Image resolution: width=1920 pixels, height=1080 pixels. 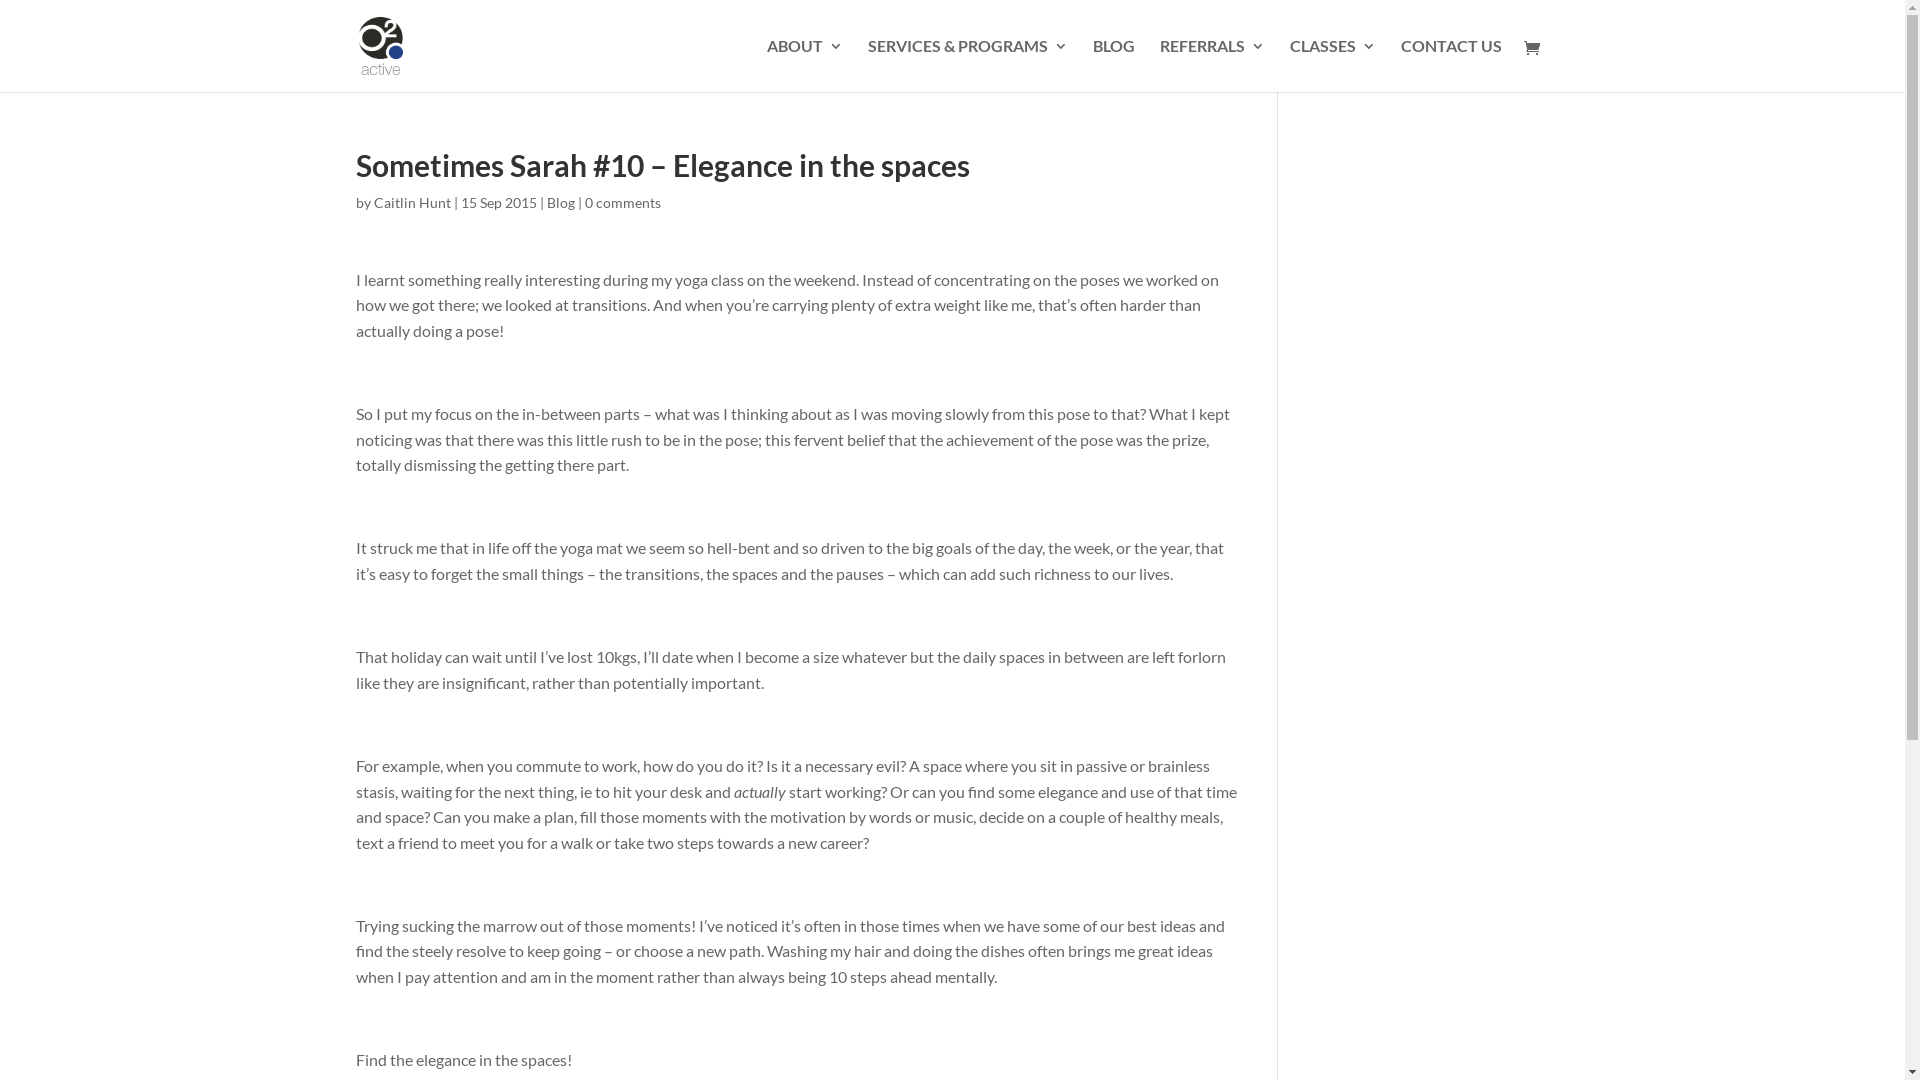 I want to click on 'Caitlin Hunt', so click(x=374, y=202).